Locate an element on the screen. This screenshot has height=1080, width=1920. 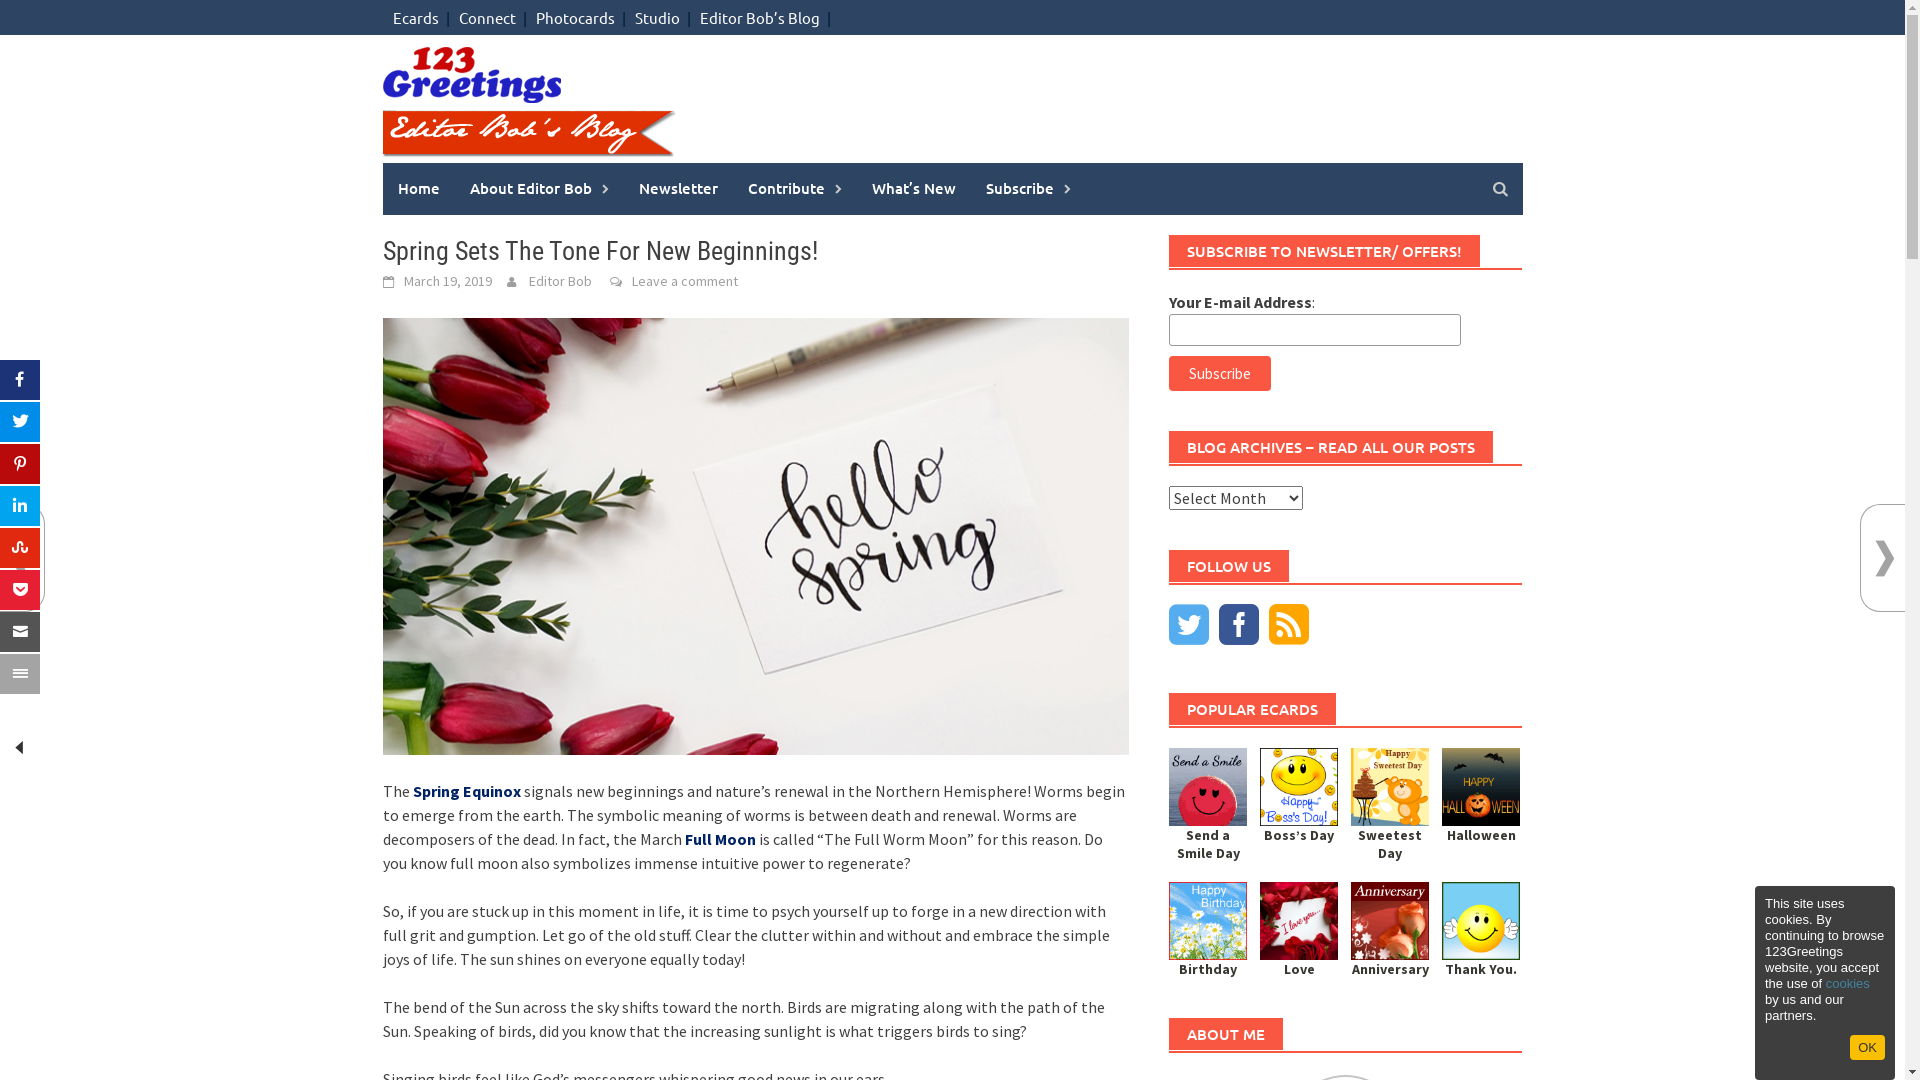
'OK' is located at coordinates (1866, 1046).